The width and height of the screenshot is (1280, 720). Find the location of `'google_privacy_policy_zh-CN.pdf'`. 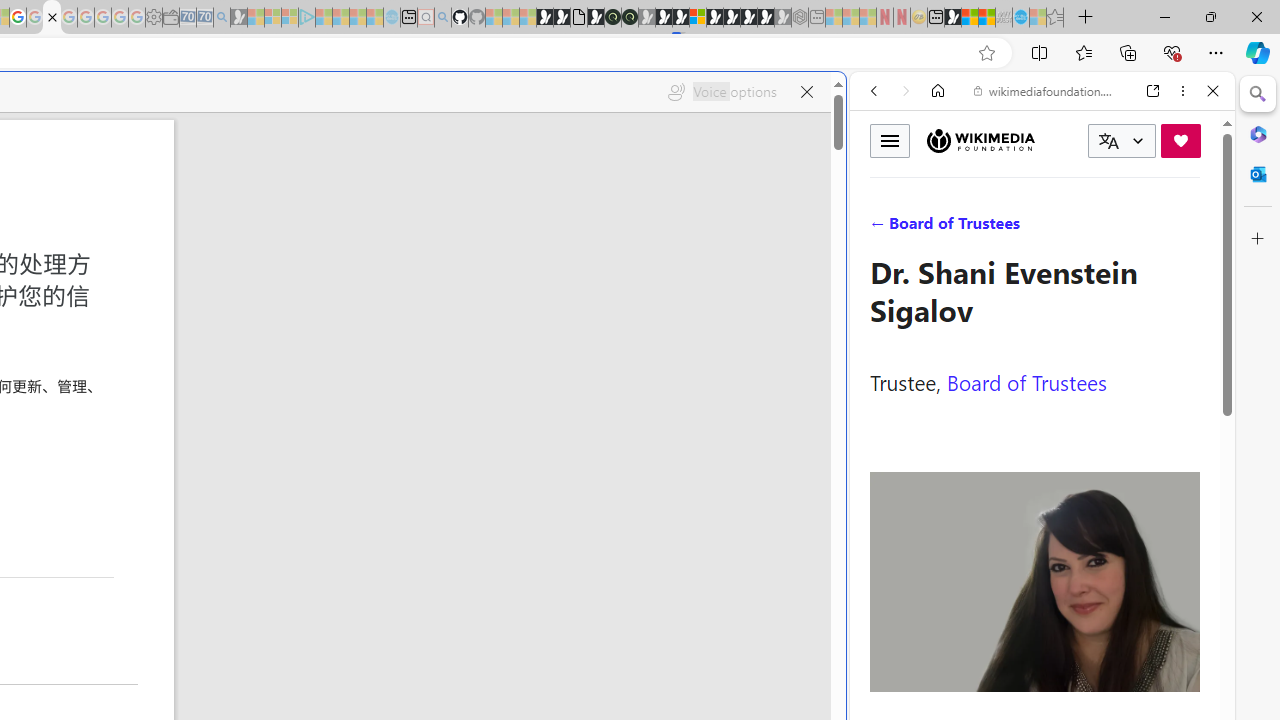

'google_privacy_policy_zh-CN.pdf' is located at coordinates (51, 17).